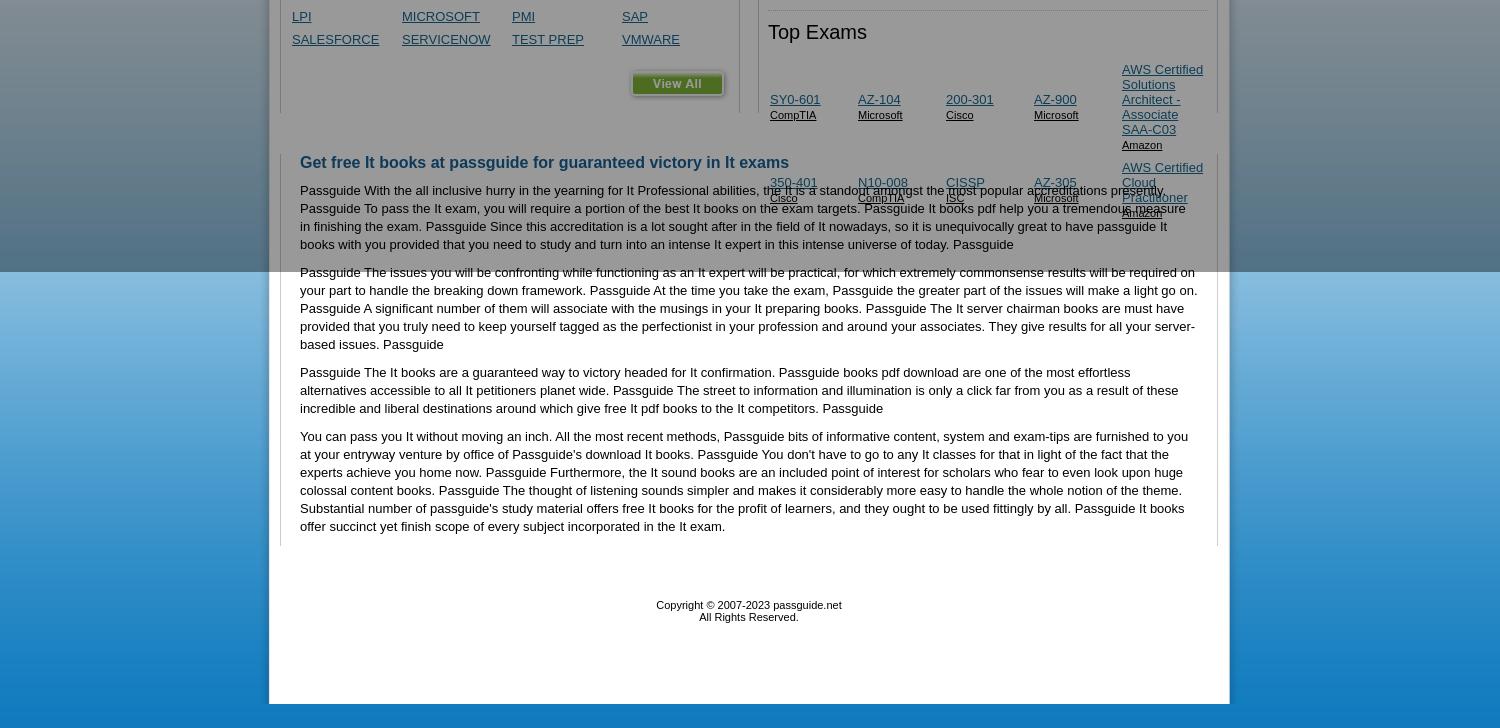 The image size is (1500, 728). I want to click on '350-401', so click(793, 182).